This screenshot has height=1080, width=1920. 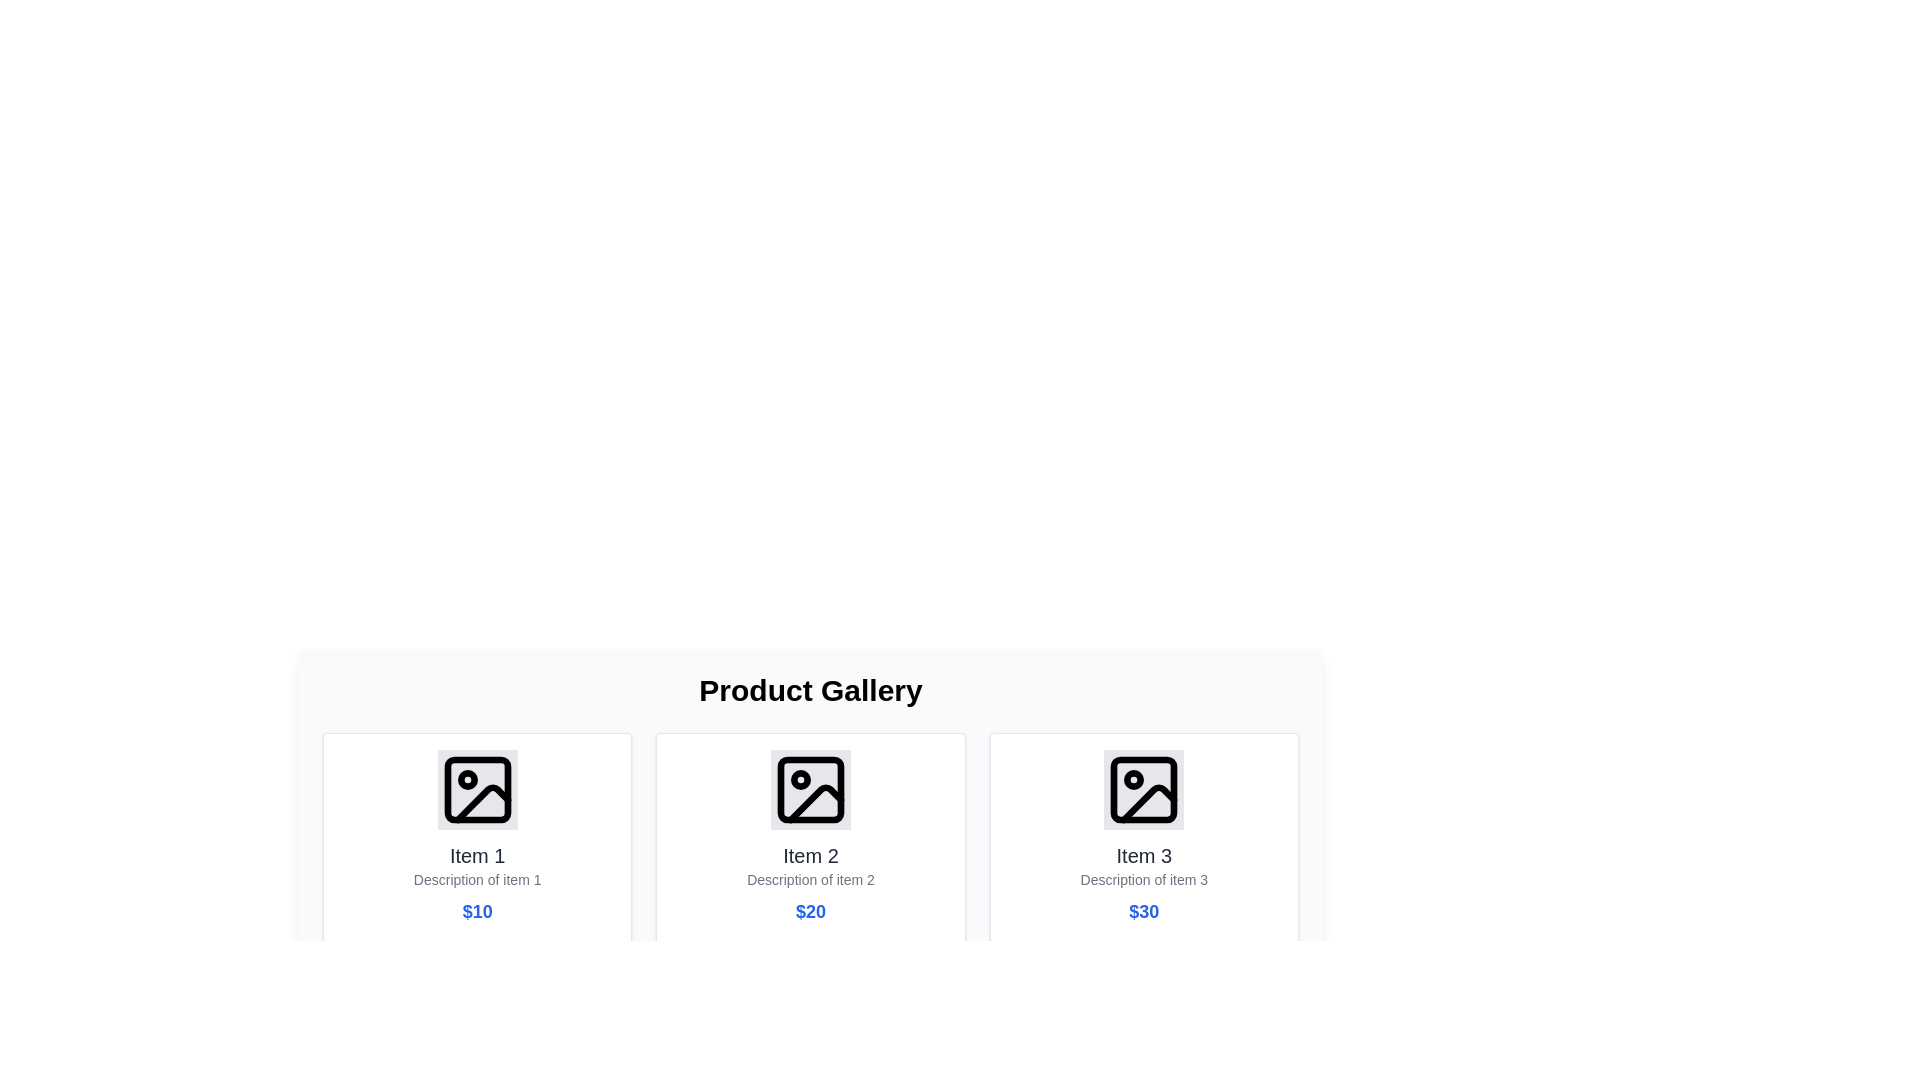 What do you see at coordinates (1144, 911) in the screenshot?
I see `the price text label located within the third product card under the title 'Item 3', which is positioned below the item's description 'Description of item 3' and aligned centrally within the card` at bounding box center [1144, 911].